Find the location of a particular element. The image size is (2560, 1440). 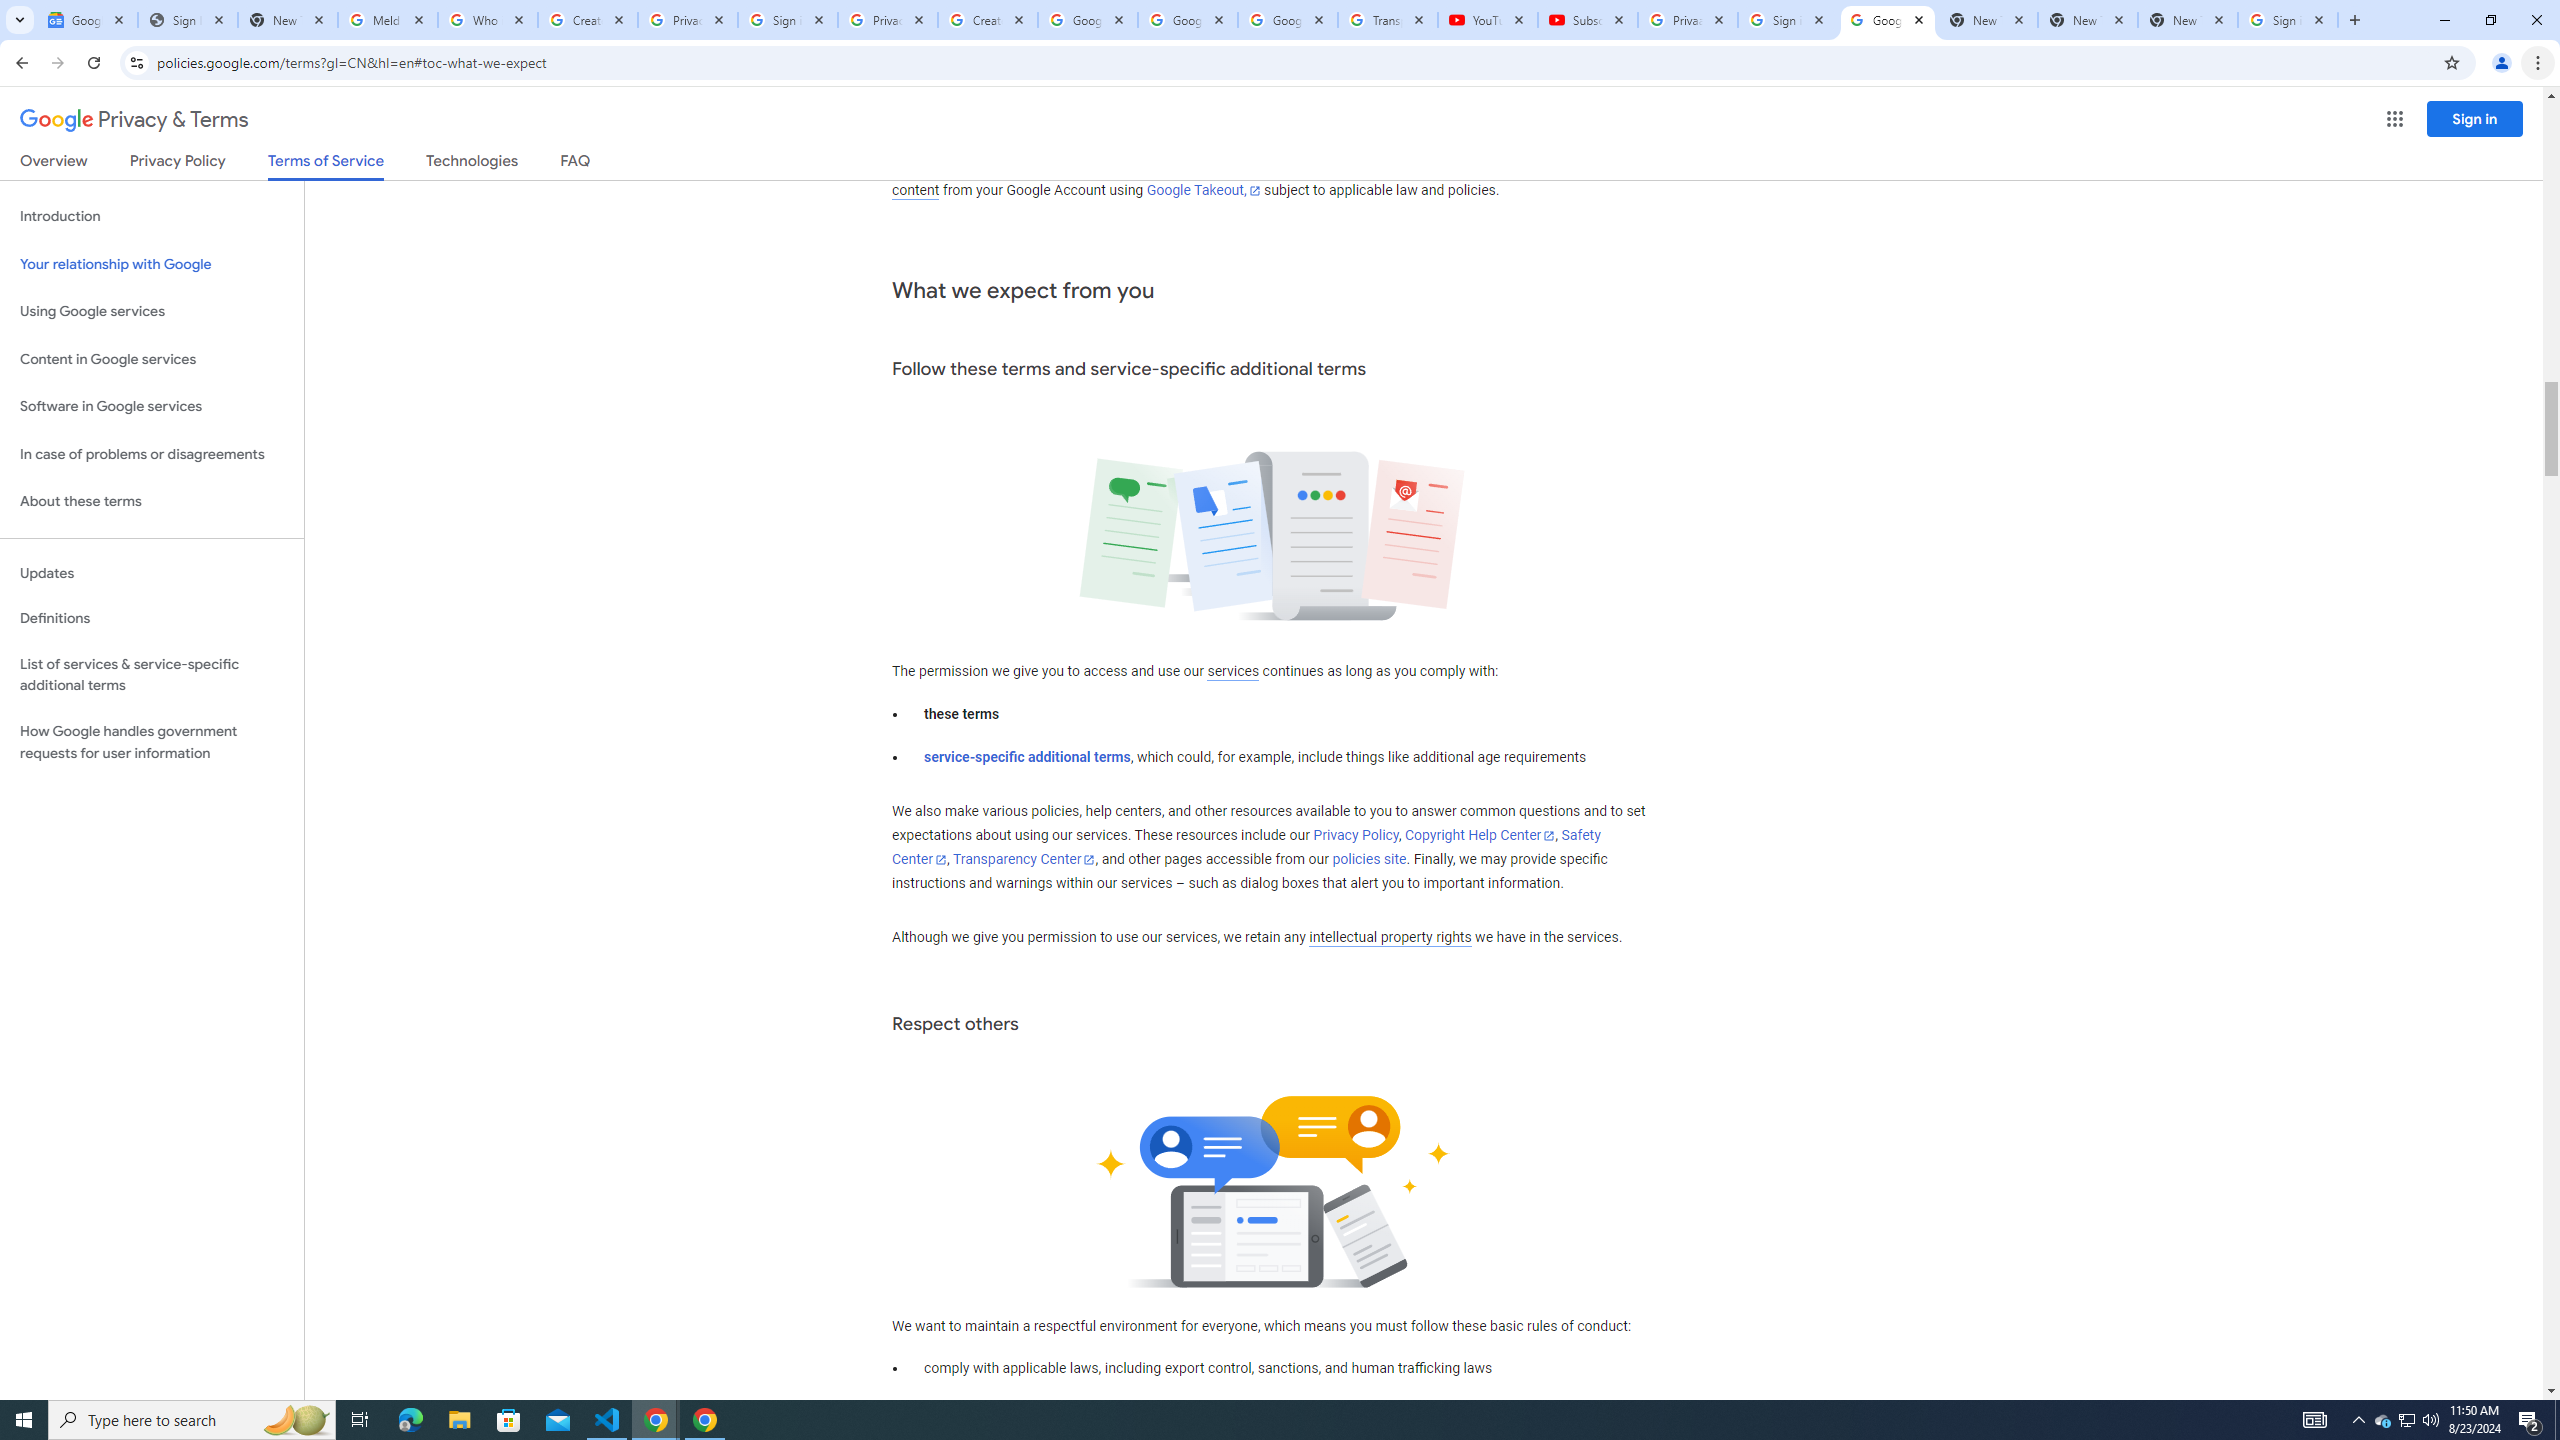

'YouTube' is located at coordinates (1487, 19).